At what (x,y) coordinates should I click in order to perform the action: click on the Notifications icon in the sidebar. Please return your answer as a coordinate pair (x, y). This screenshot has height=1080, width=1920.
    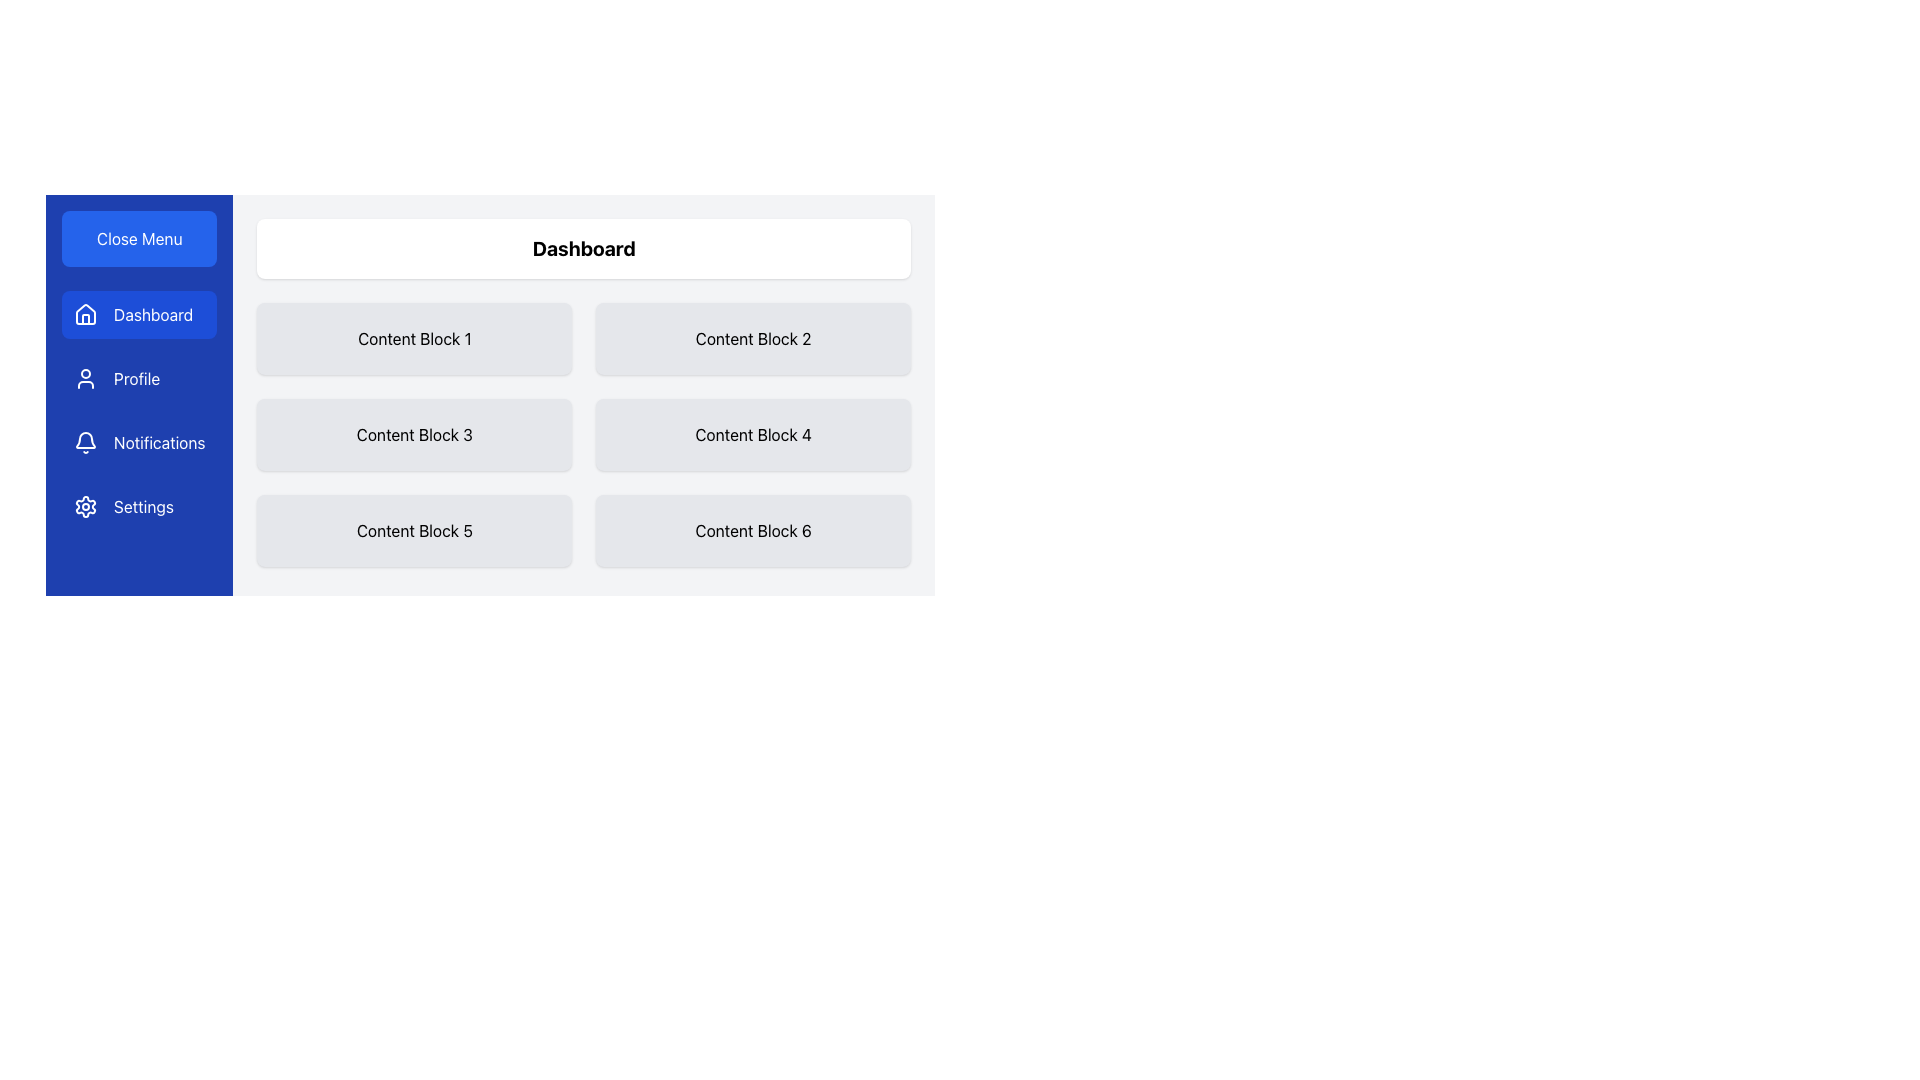
    Looking at the image, I should click on (85, 442).